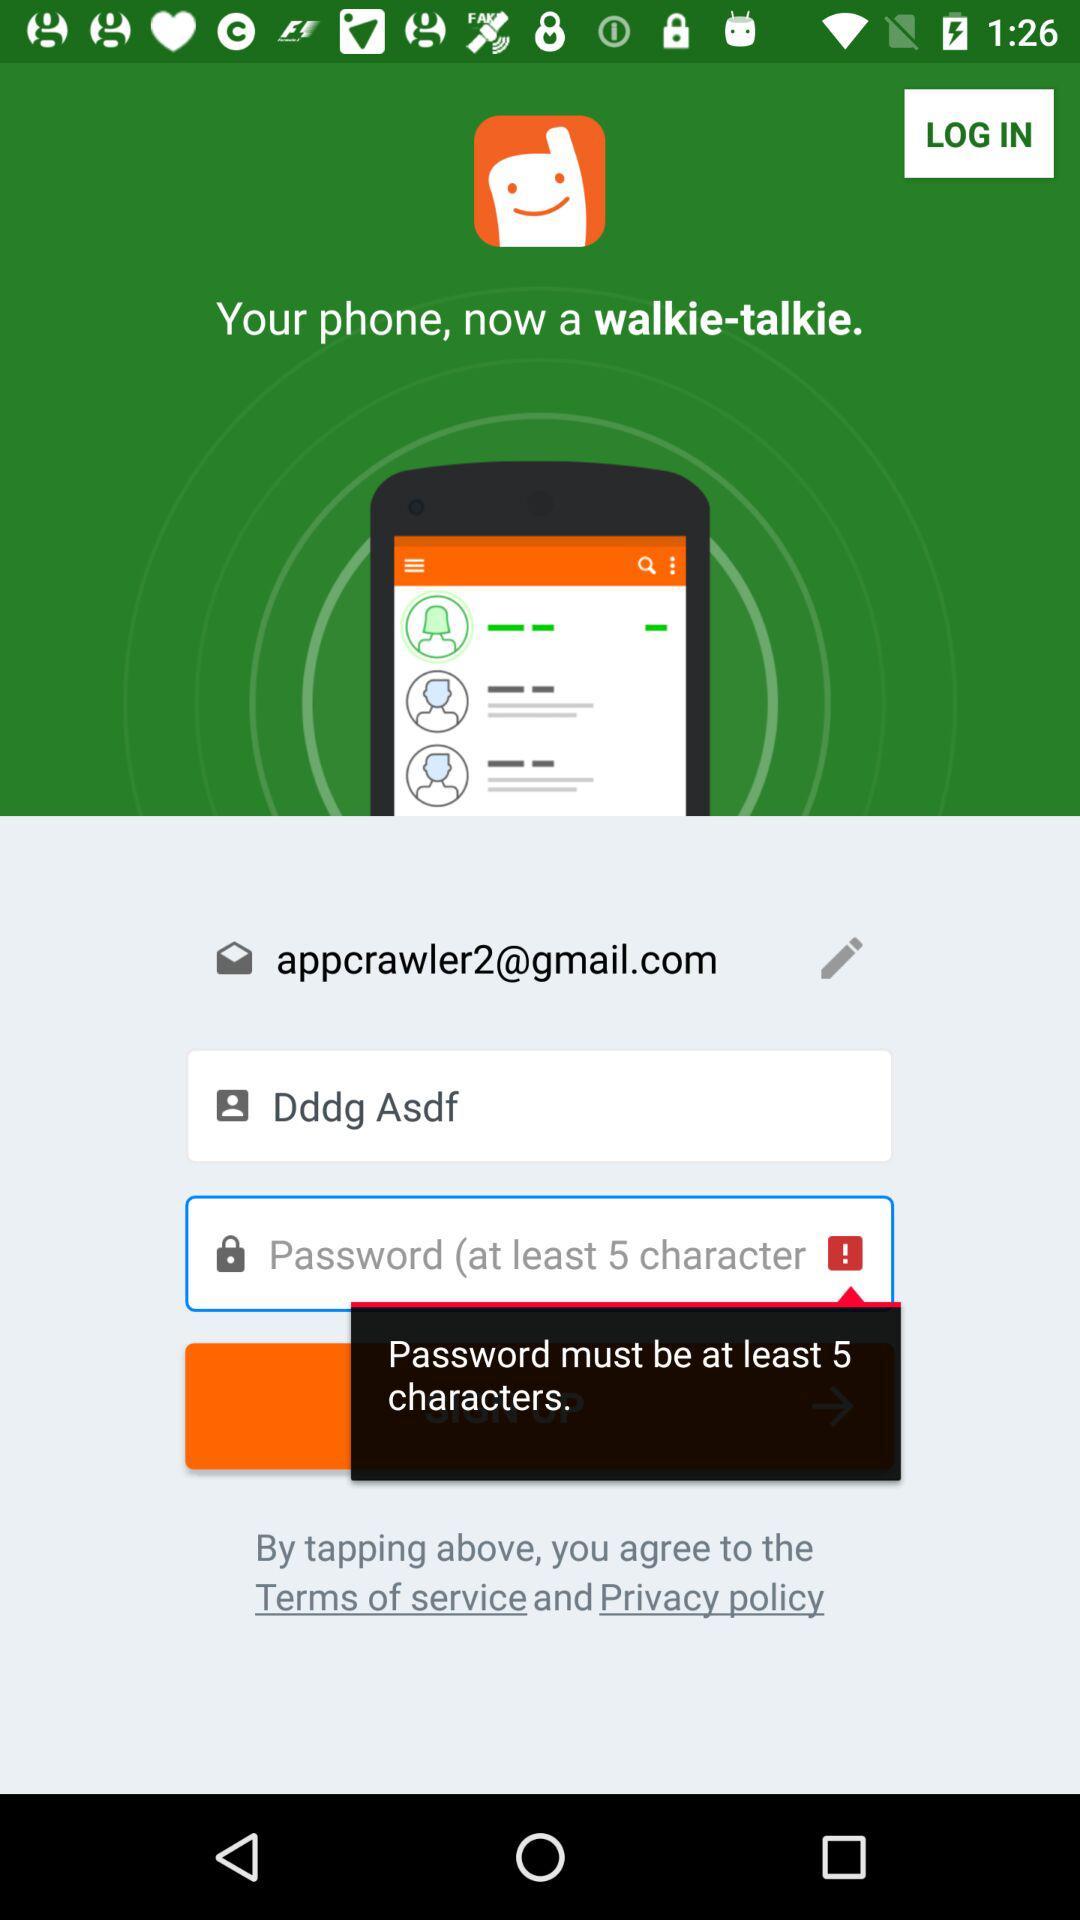 This screenshot has height=1920, width=1080. What do you see at coordinates (538, 1104) in the screenshot?
I see `the icon below the appcrawler2@gmail.com item` at bounding box center [538, 1104].